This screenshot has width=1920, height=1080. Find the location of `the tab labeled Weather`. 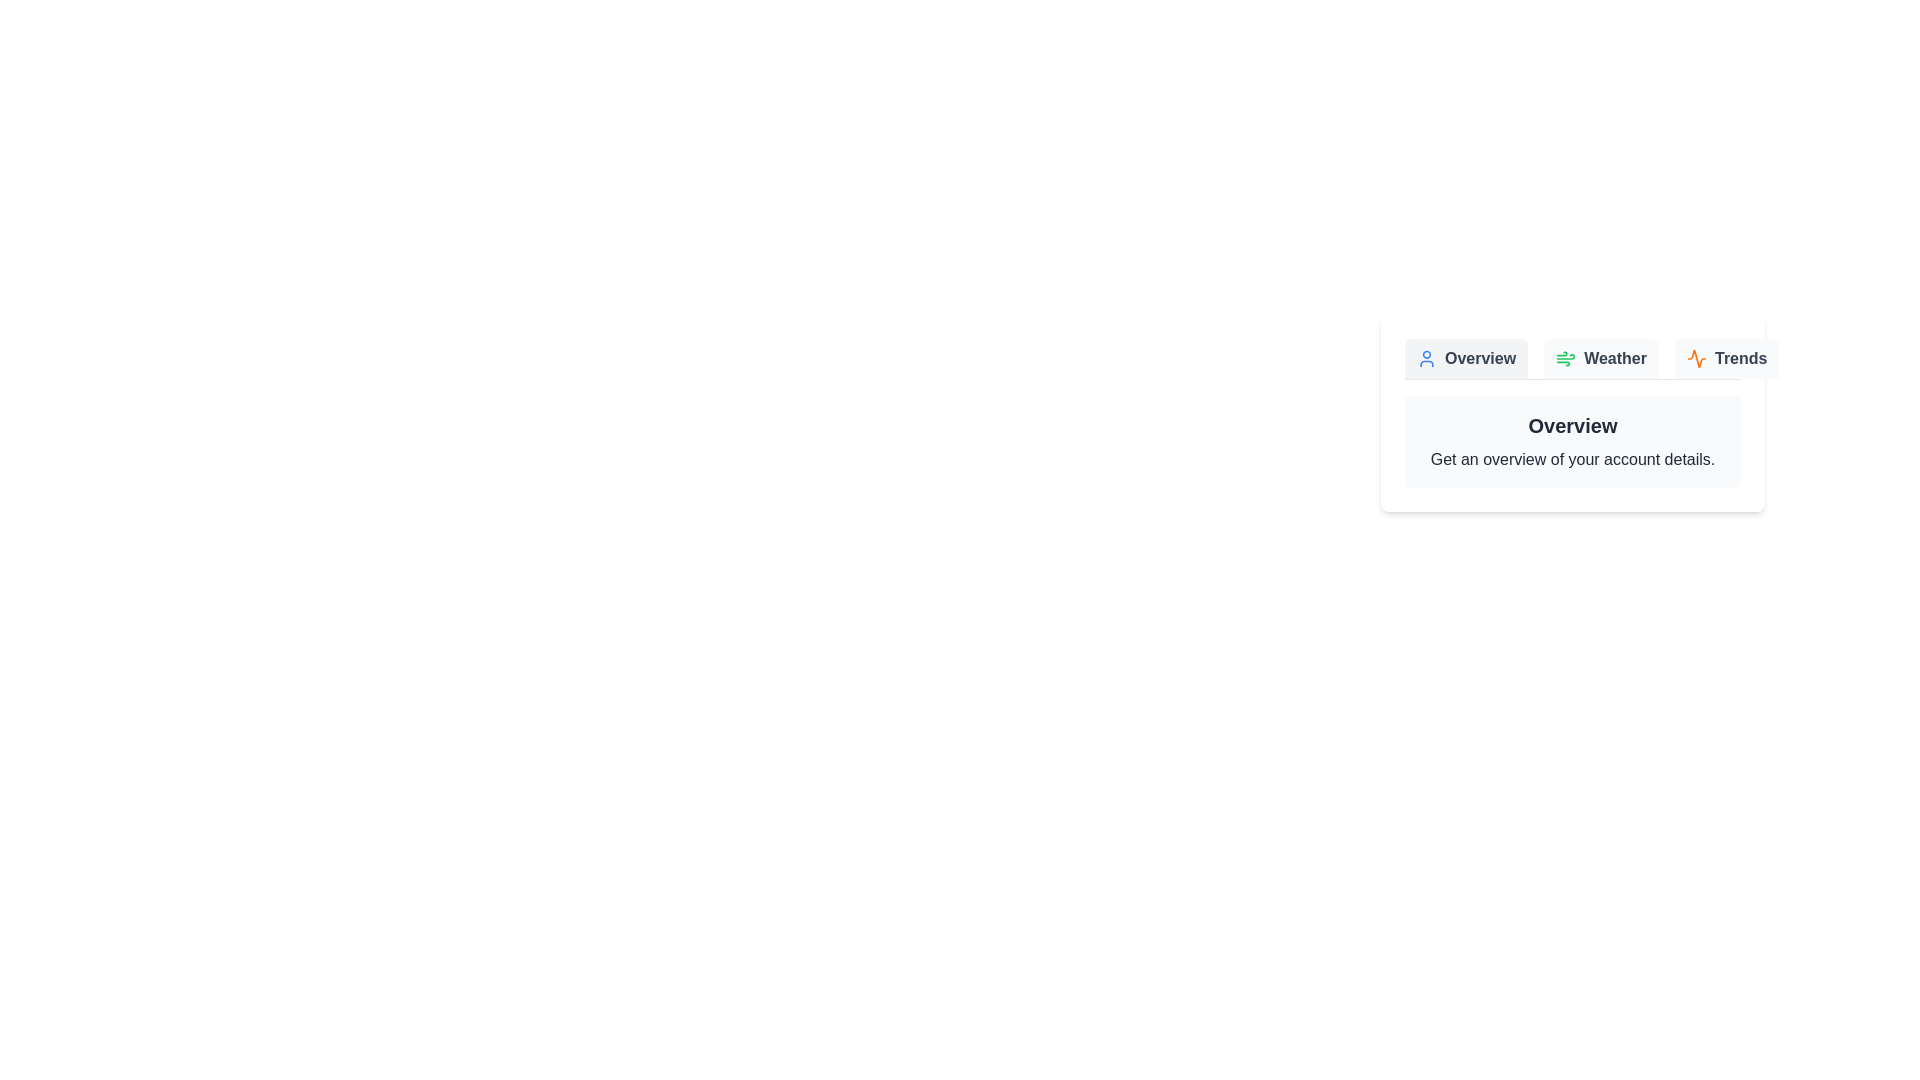

the tab labeled Weather is located at coordinates (1601, 357).